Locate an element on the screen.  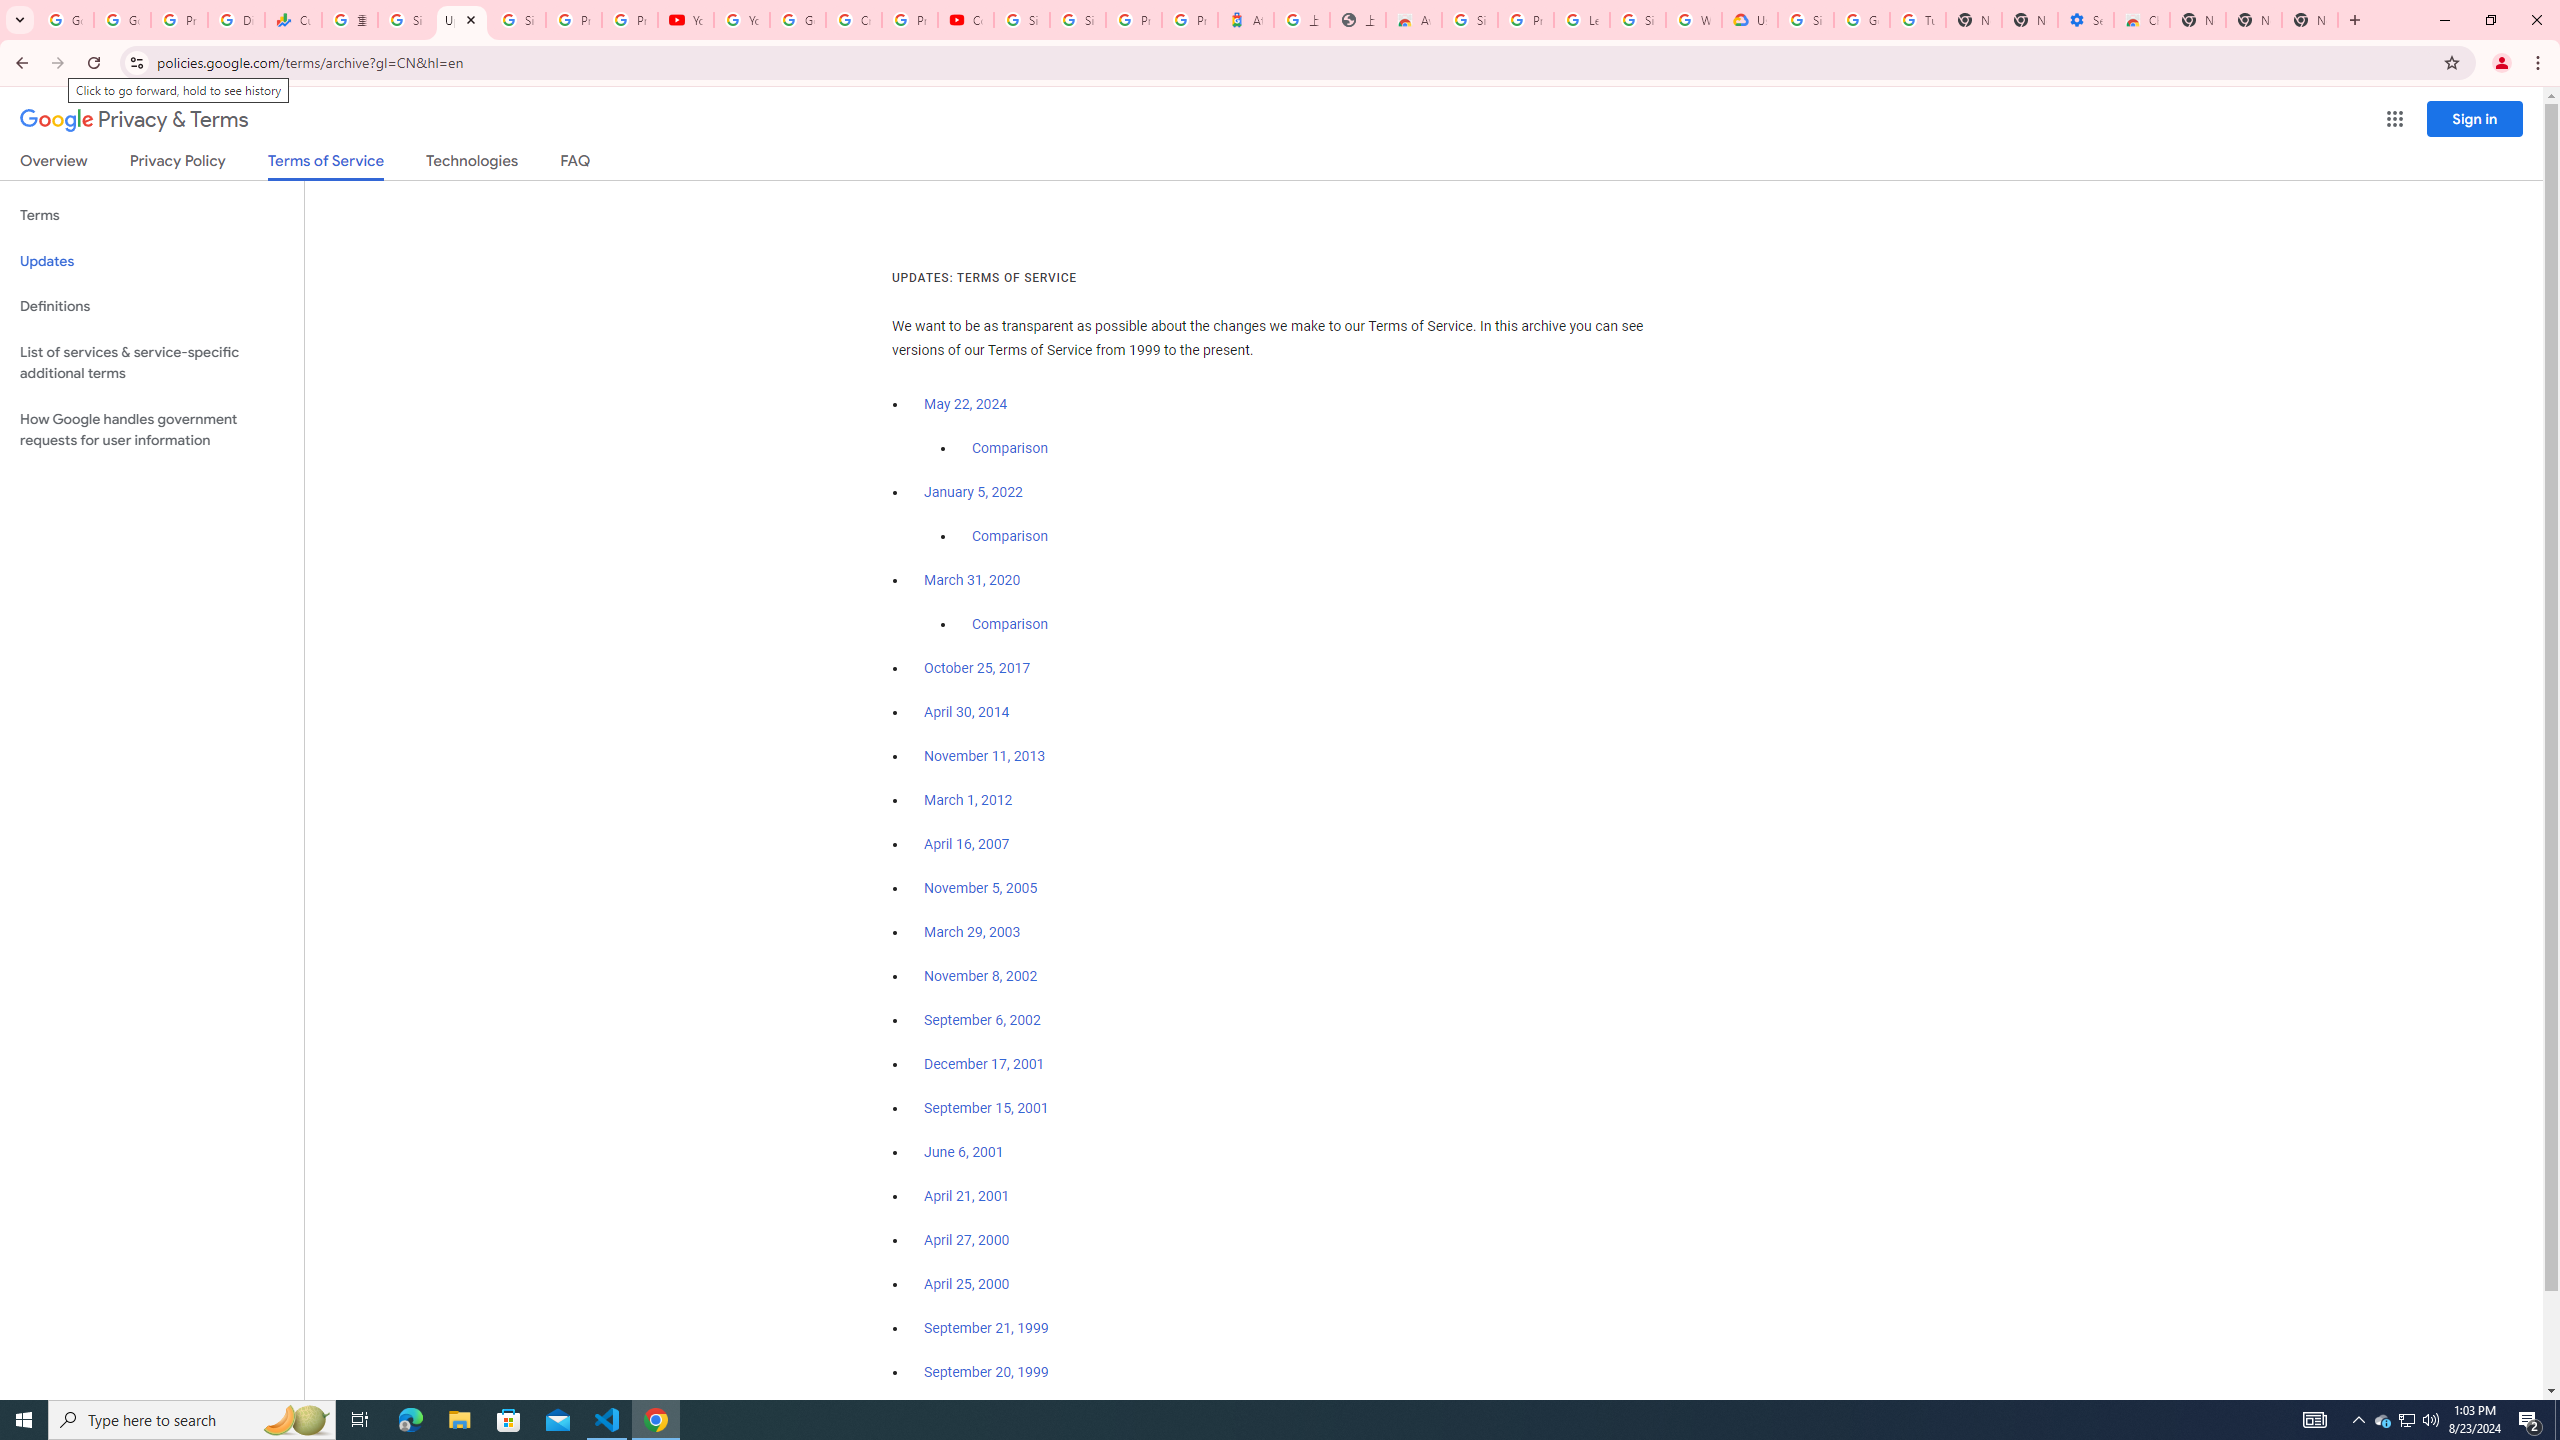
'Google Workspace Admin Community' is located at coordinates (65, 19).